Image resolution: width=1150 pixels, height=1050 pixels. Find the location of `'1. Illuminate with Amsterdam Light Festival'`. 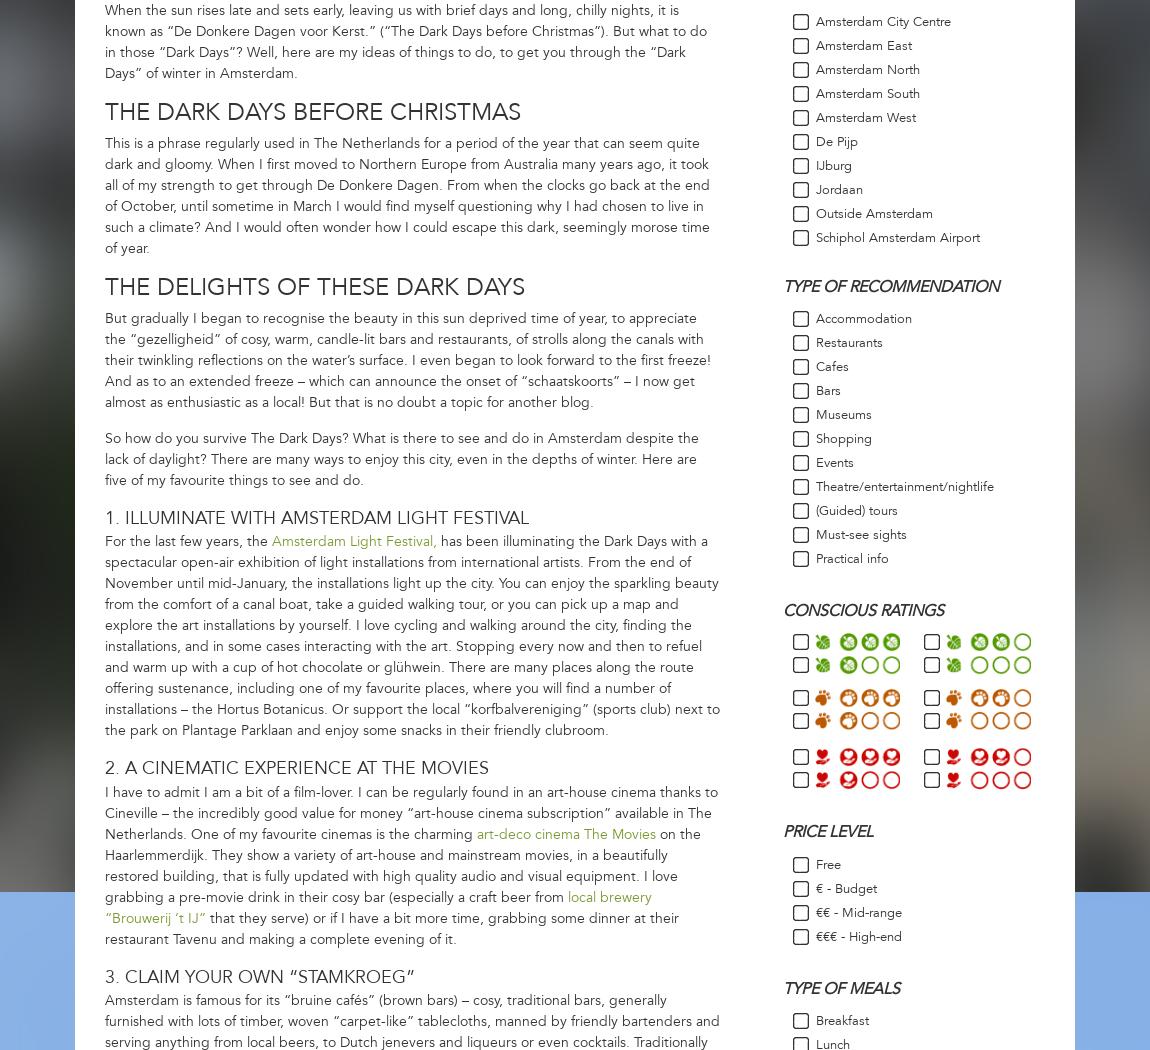

'1. Illuminate with Amsterdam Light Festival' is located at coordinates (317, 516).